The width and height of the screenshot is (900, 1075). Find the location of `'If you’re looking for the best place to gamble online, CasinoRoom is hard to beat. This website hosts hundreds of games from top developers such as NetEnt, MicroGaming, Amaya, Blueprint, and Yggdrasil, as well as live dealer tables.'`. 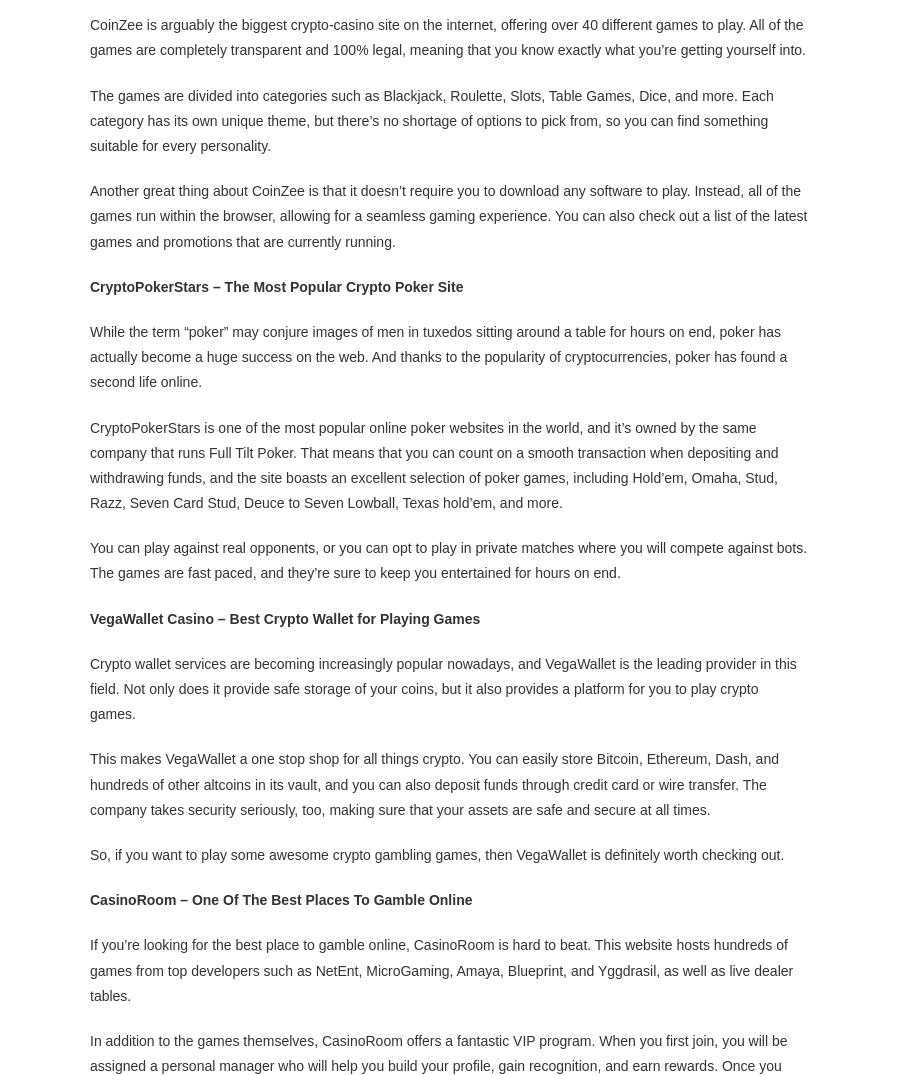

'If you’re looking for the best place to gamble online, CasinoRoom is hard to beat. This website hosts hundreds of games from top developers such as NetEnt, MicroGaming, Amaya, Blueprint, and Yggdrasil, as well as live dealer tables.' is located at coordinates (441, 969).